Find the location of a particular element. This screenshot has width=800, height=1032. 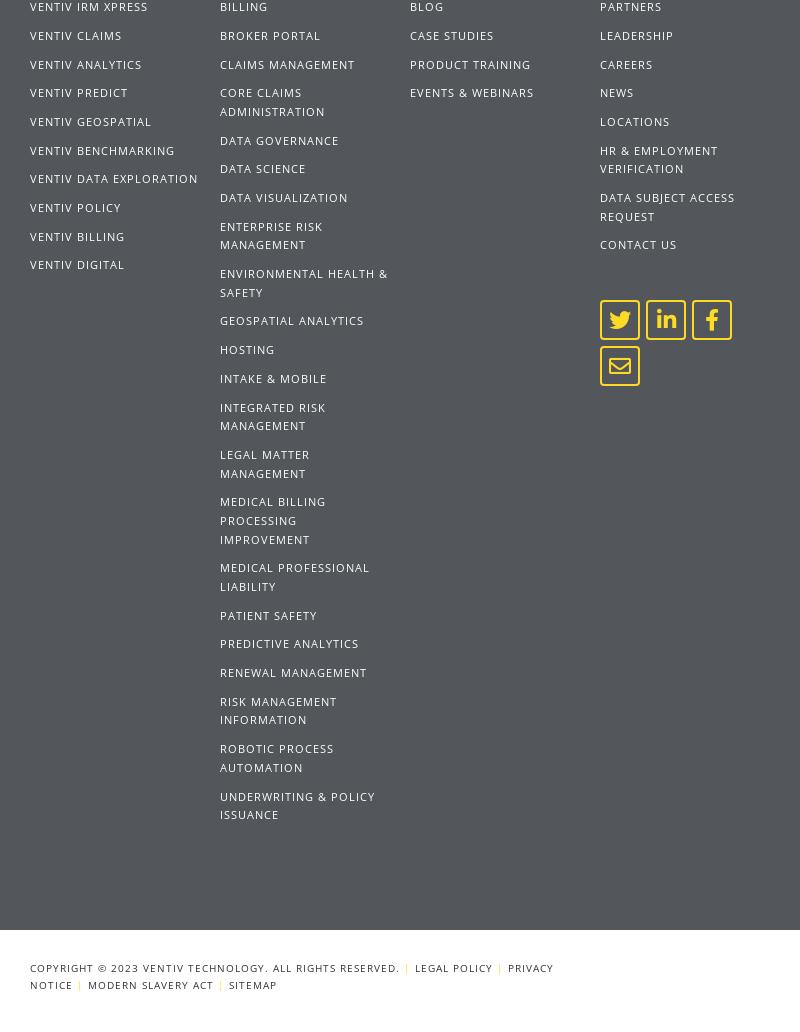

'Integrated Risk Management' is located at coordinates (272, 414).